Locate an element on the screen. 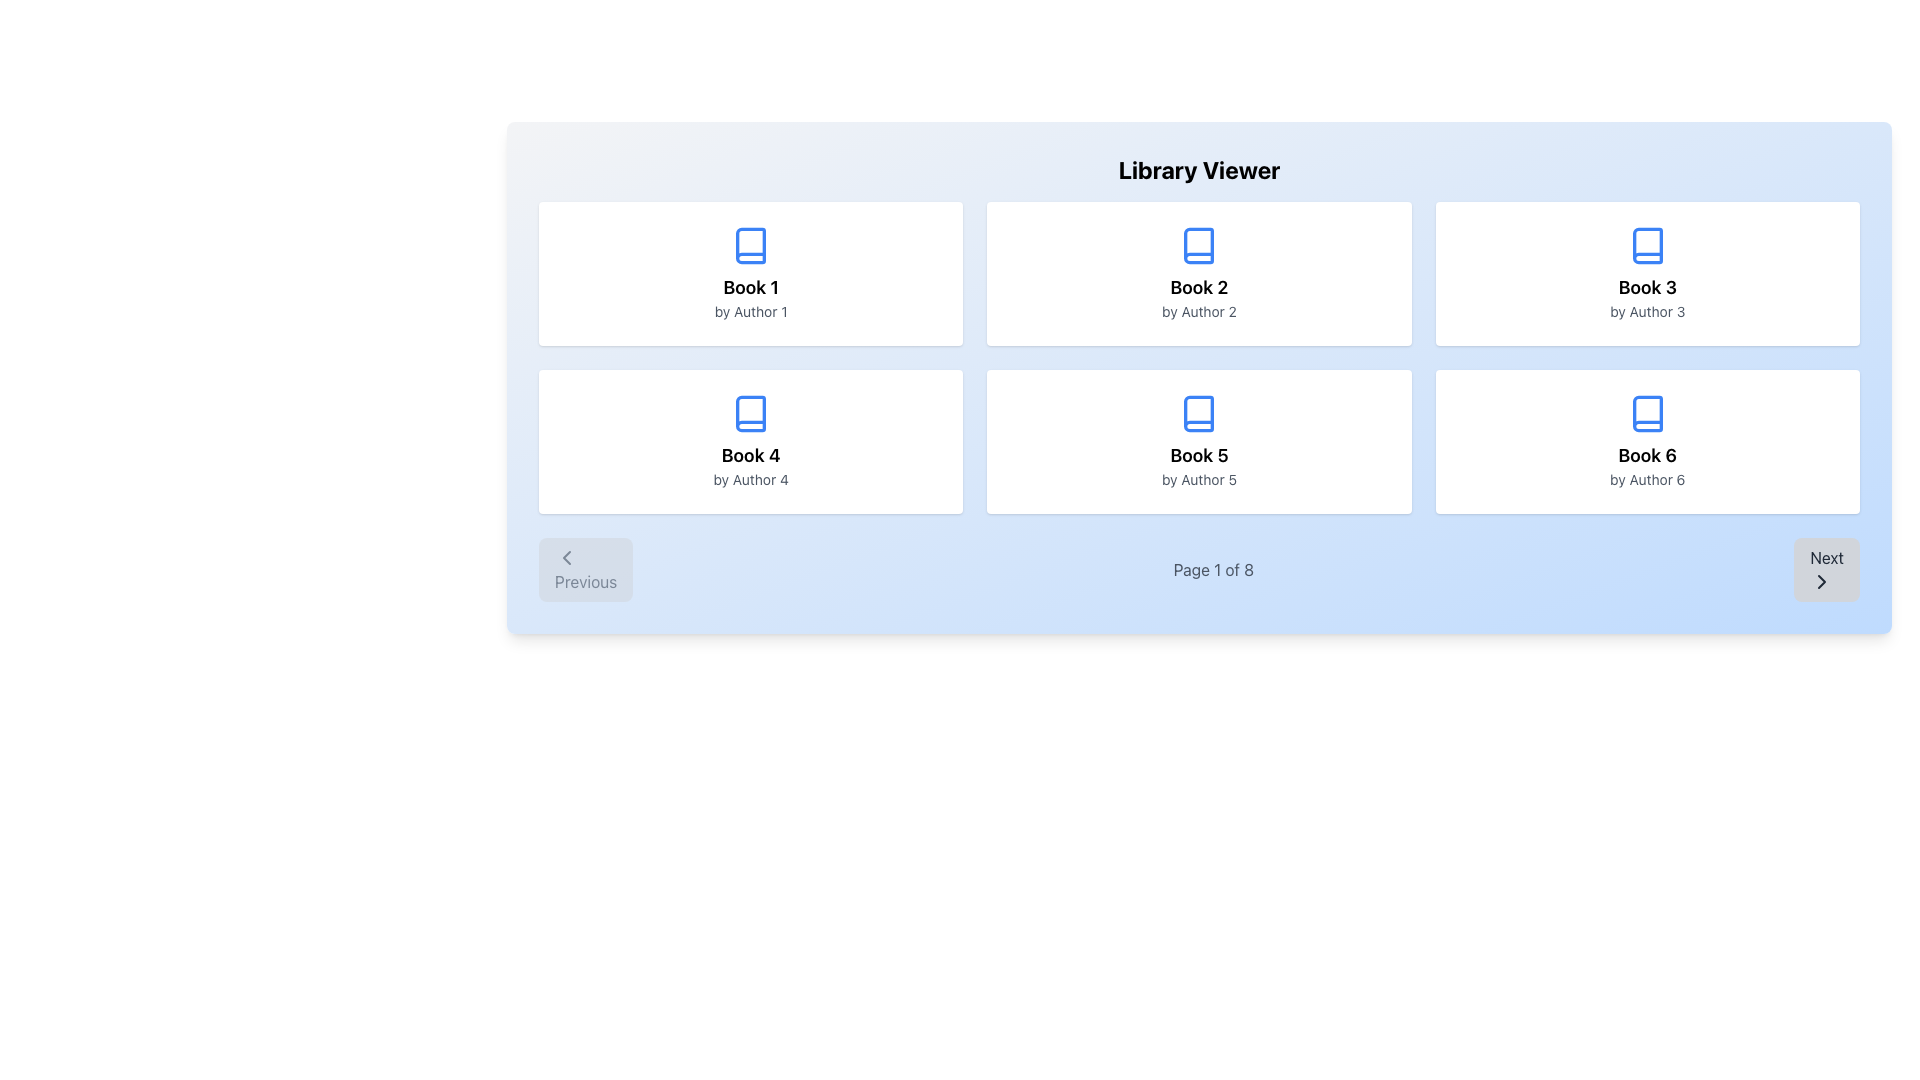 The height and width of the screenshot is (1080, 1920). the text 'Book 1' from the bold text label located below the book icon is located at coordinates (750, 288).